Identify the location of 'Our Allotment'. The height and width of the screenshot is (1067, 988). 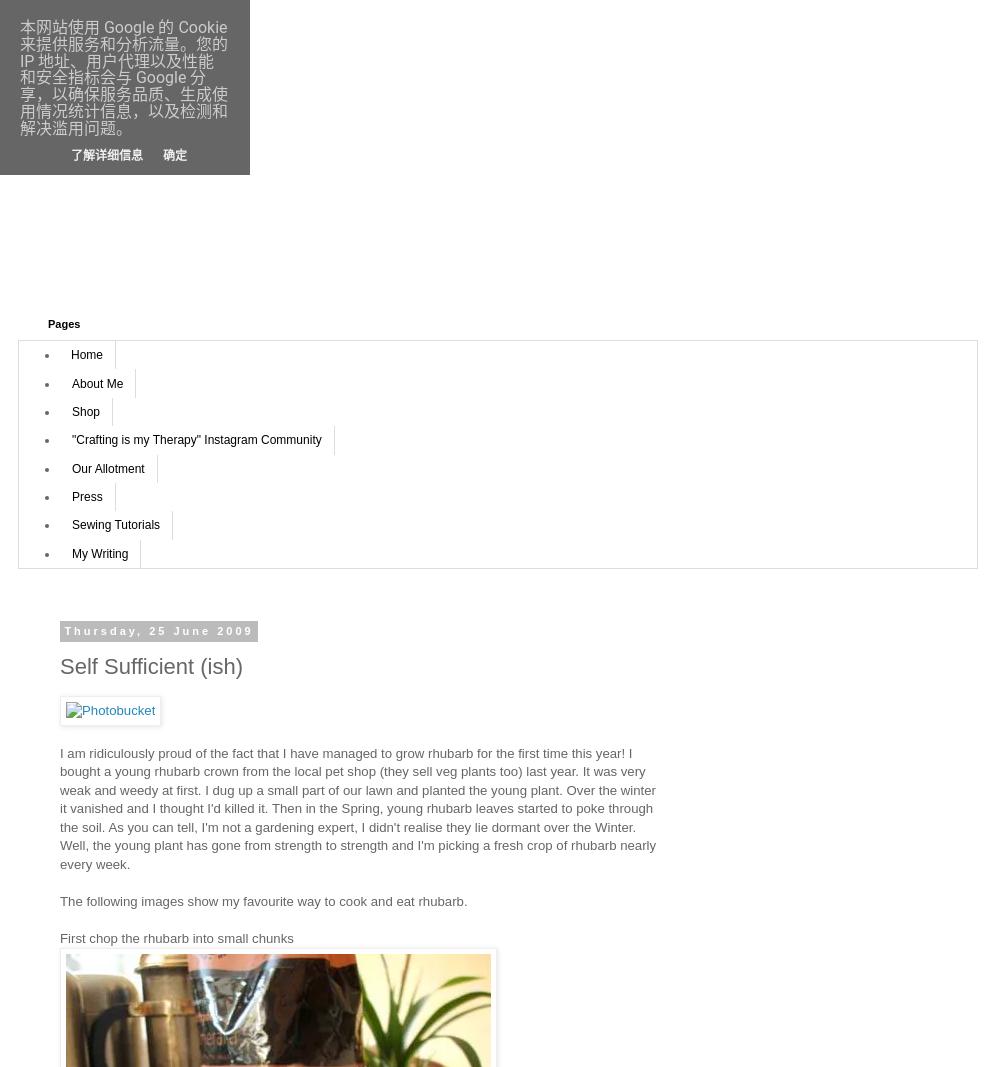
(72, 466).